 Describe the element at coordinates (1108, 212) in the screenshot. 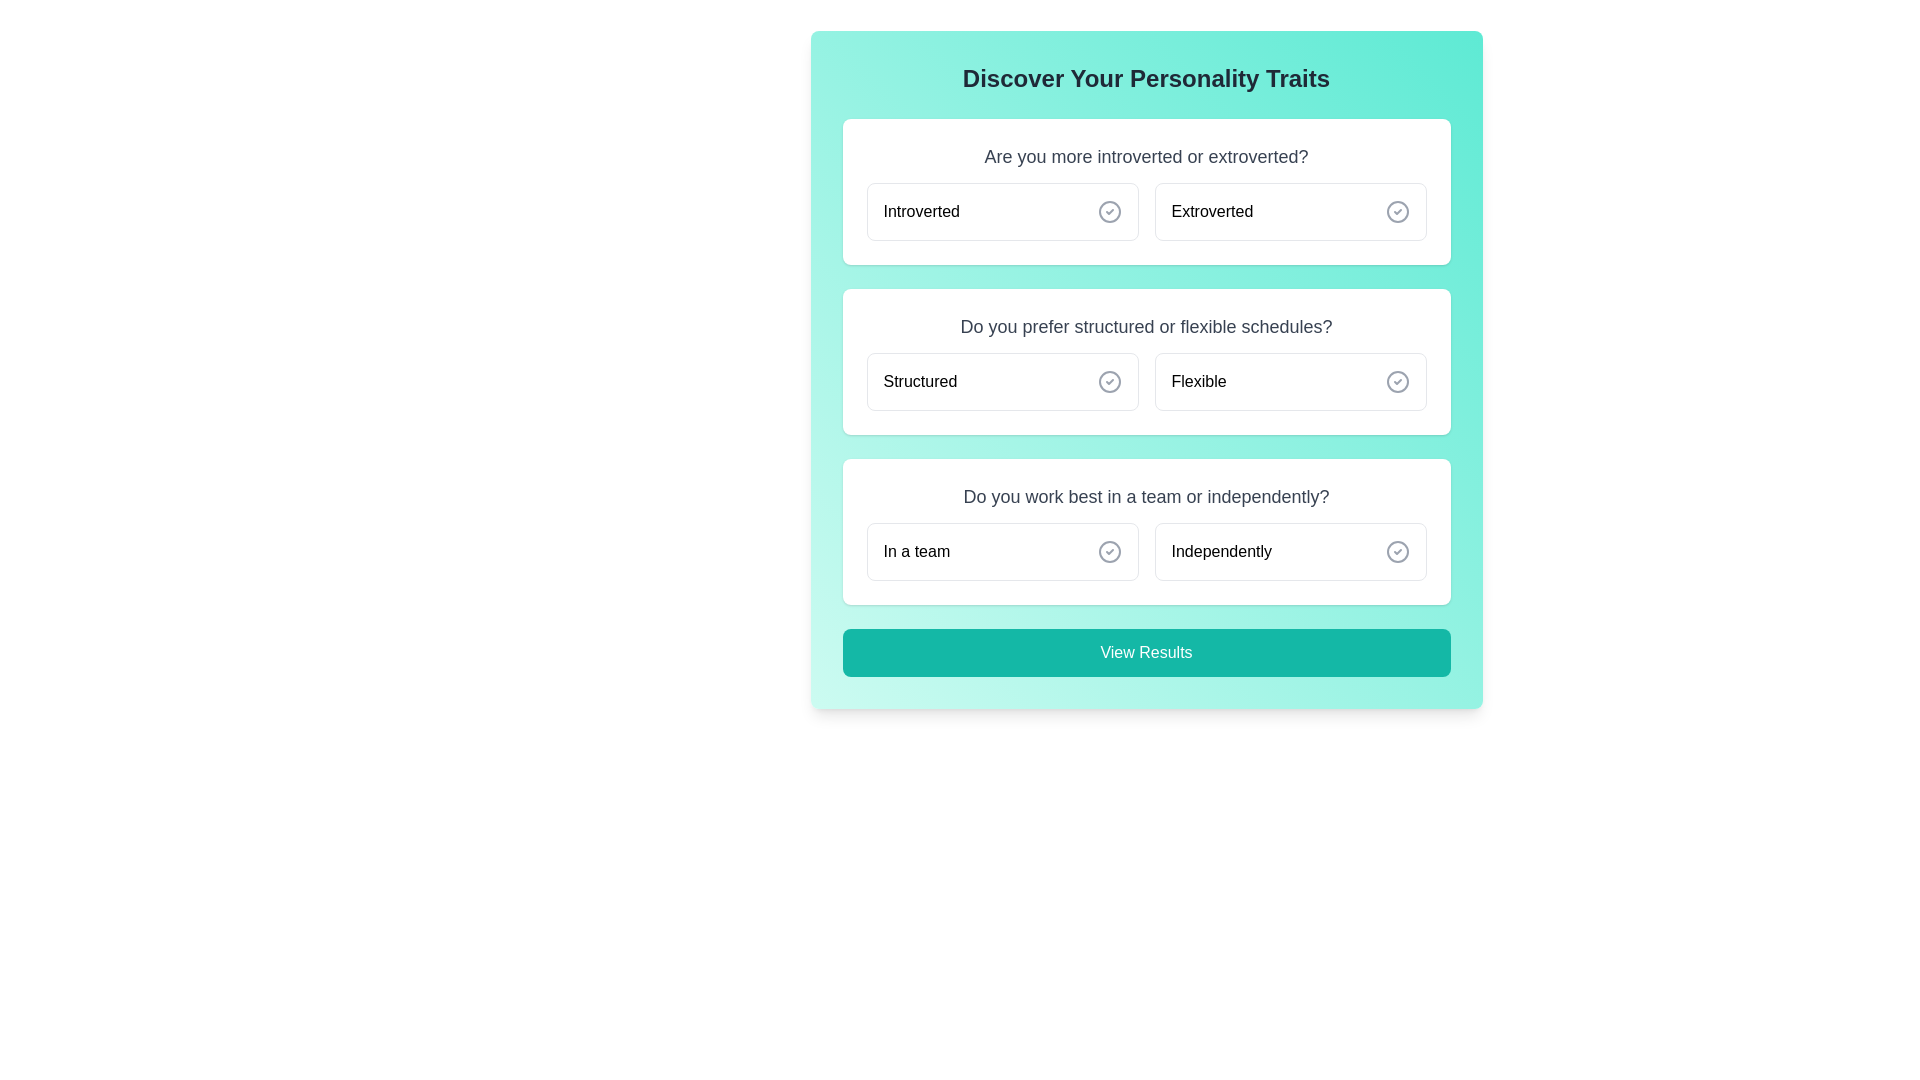

I see `the circular outline of the check mark icon located to the right of the 'Introverted' label in the topmost question row` at that location.